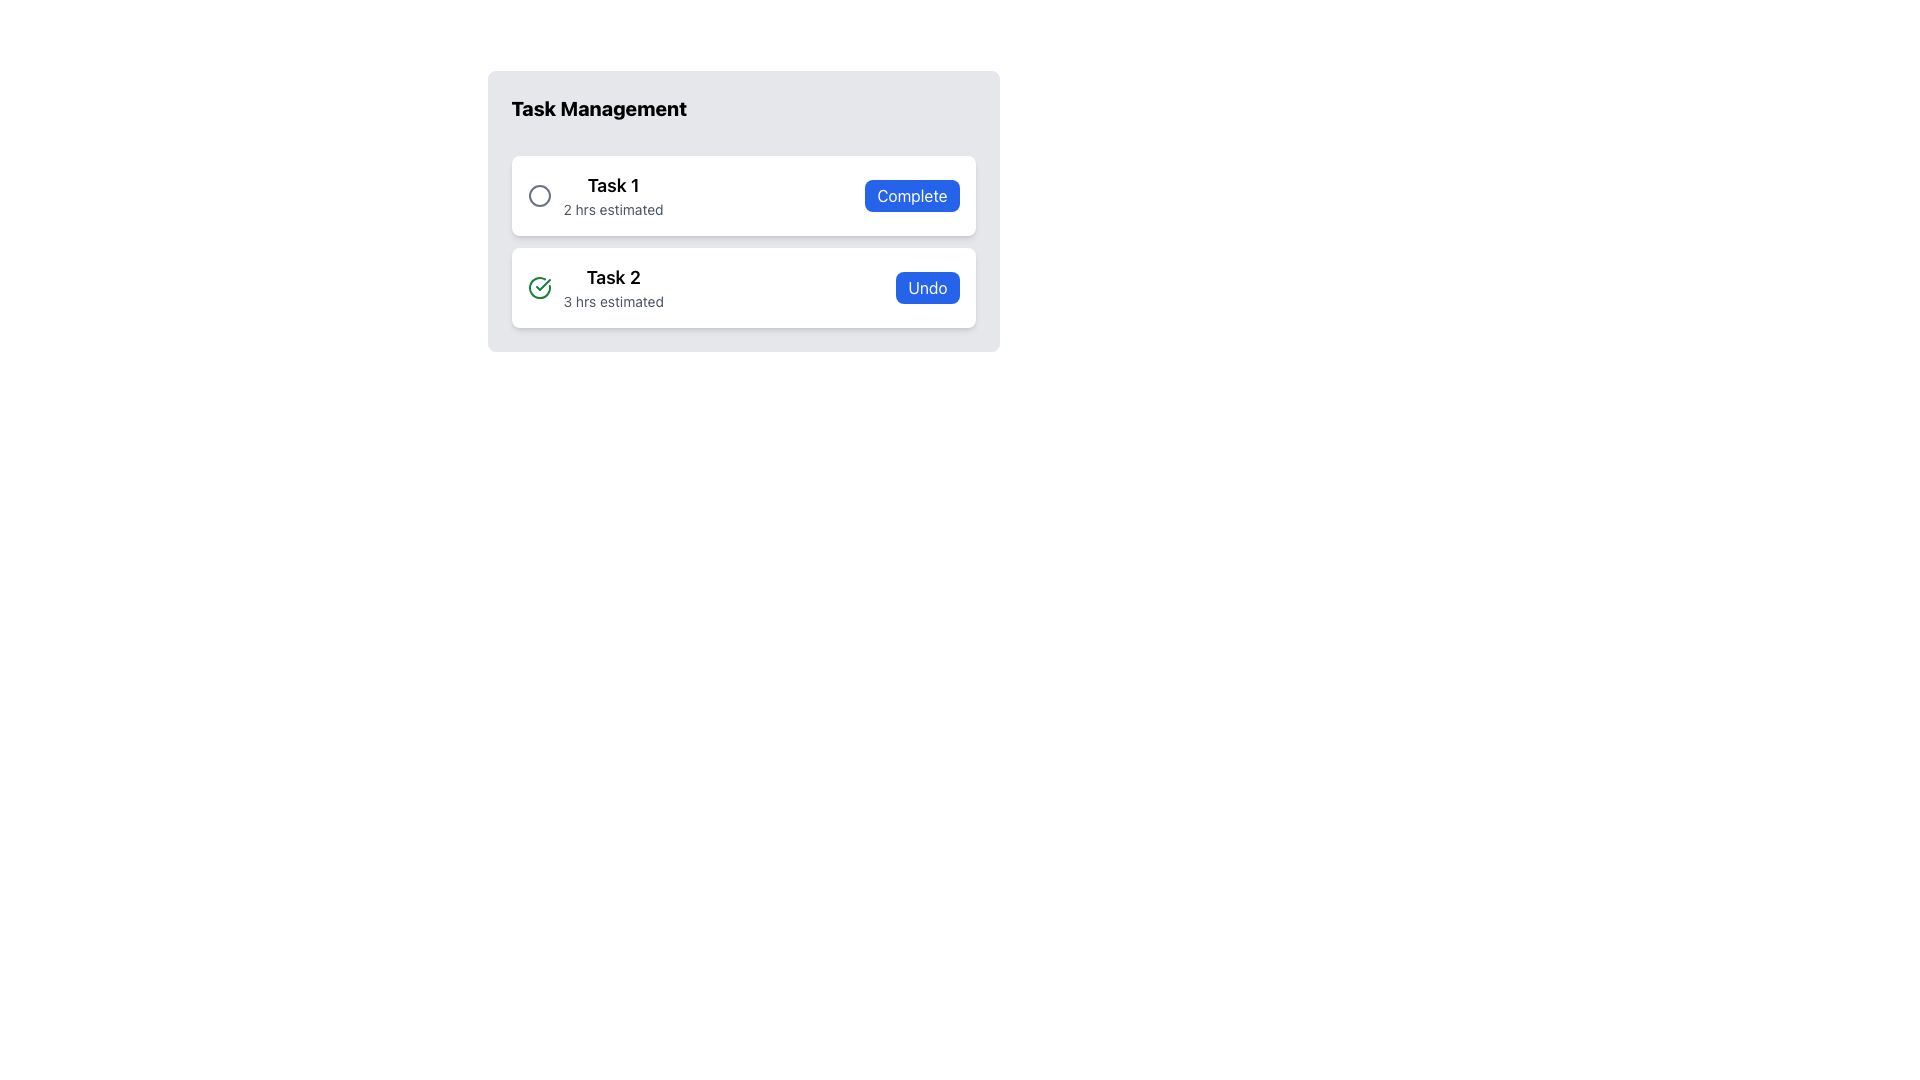 The width and height of the screenshot is (1920, 1080). I want to click on the 'Complete' button with a blue background and white text, so click(911, 196).